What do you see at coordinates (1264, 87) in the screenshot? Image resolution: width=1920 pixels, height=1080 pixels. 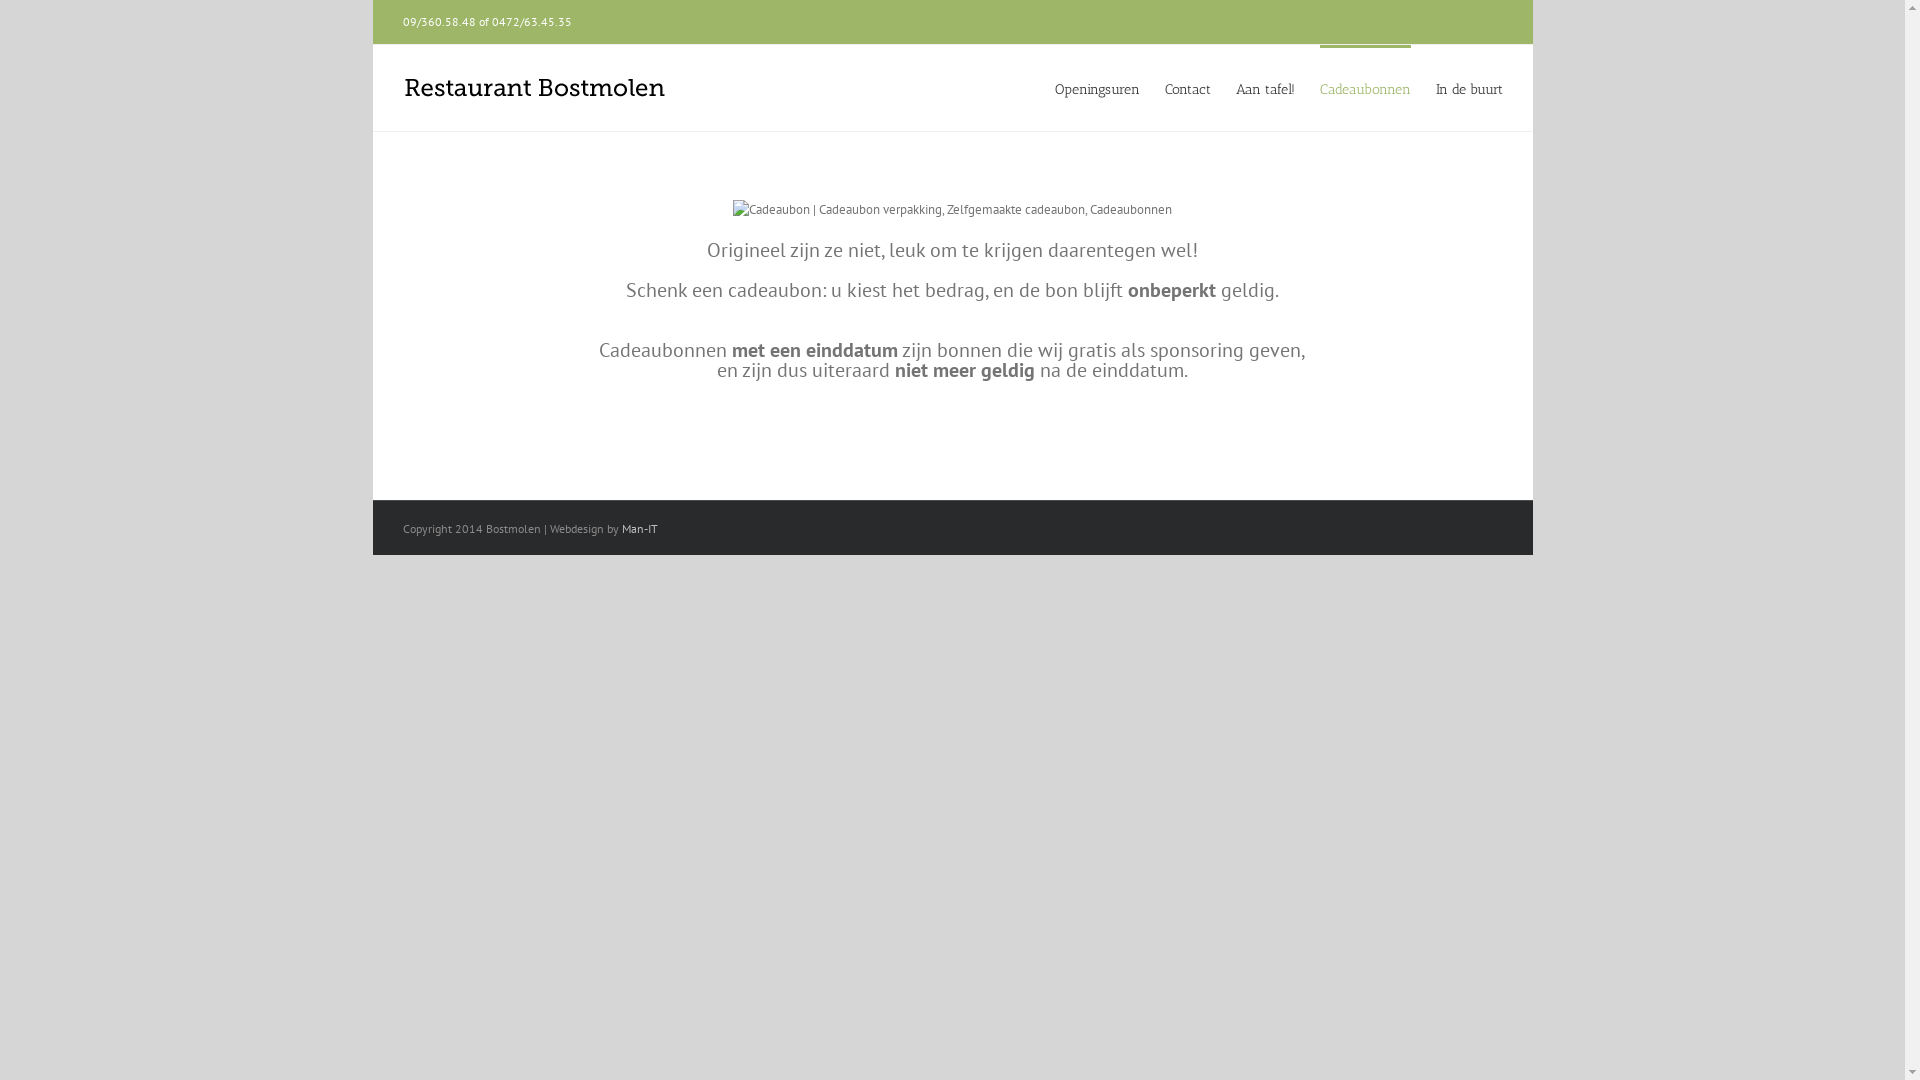 I see `'Aan tafel!'` at bounding box center [1264, 87].